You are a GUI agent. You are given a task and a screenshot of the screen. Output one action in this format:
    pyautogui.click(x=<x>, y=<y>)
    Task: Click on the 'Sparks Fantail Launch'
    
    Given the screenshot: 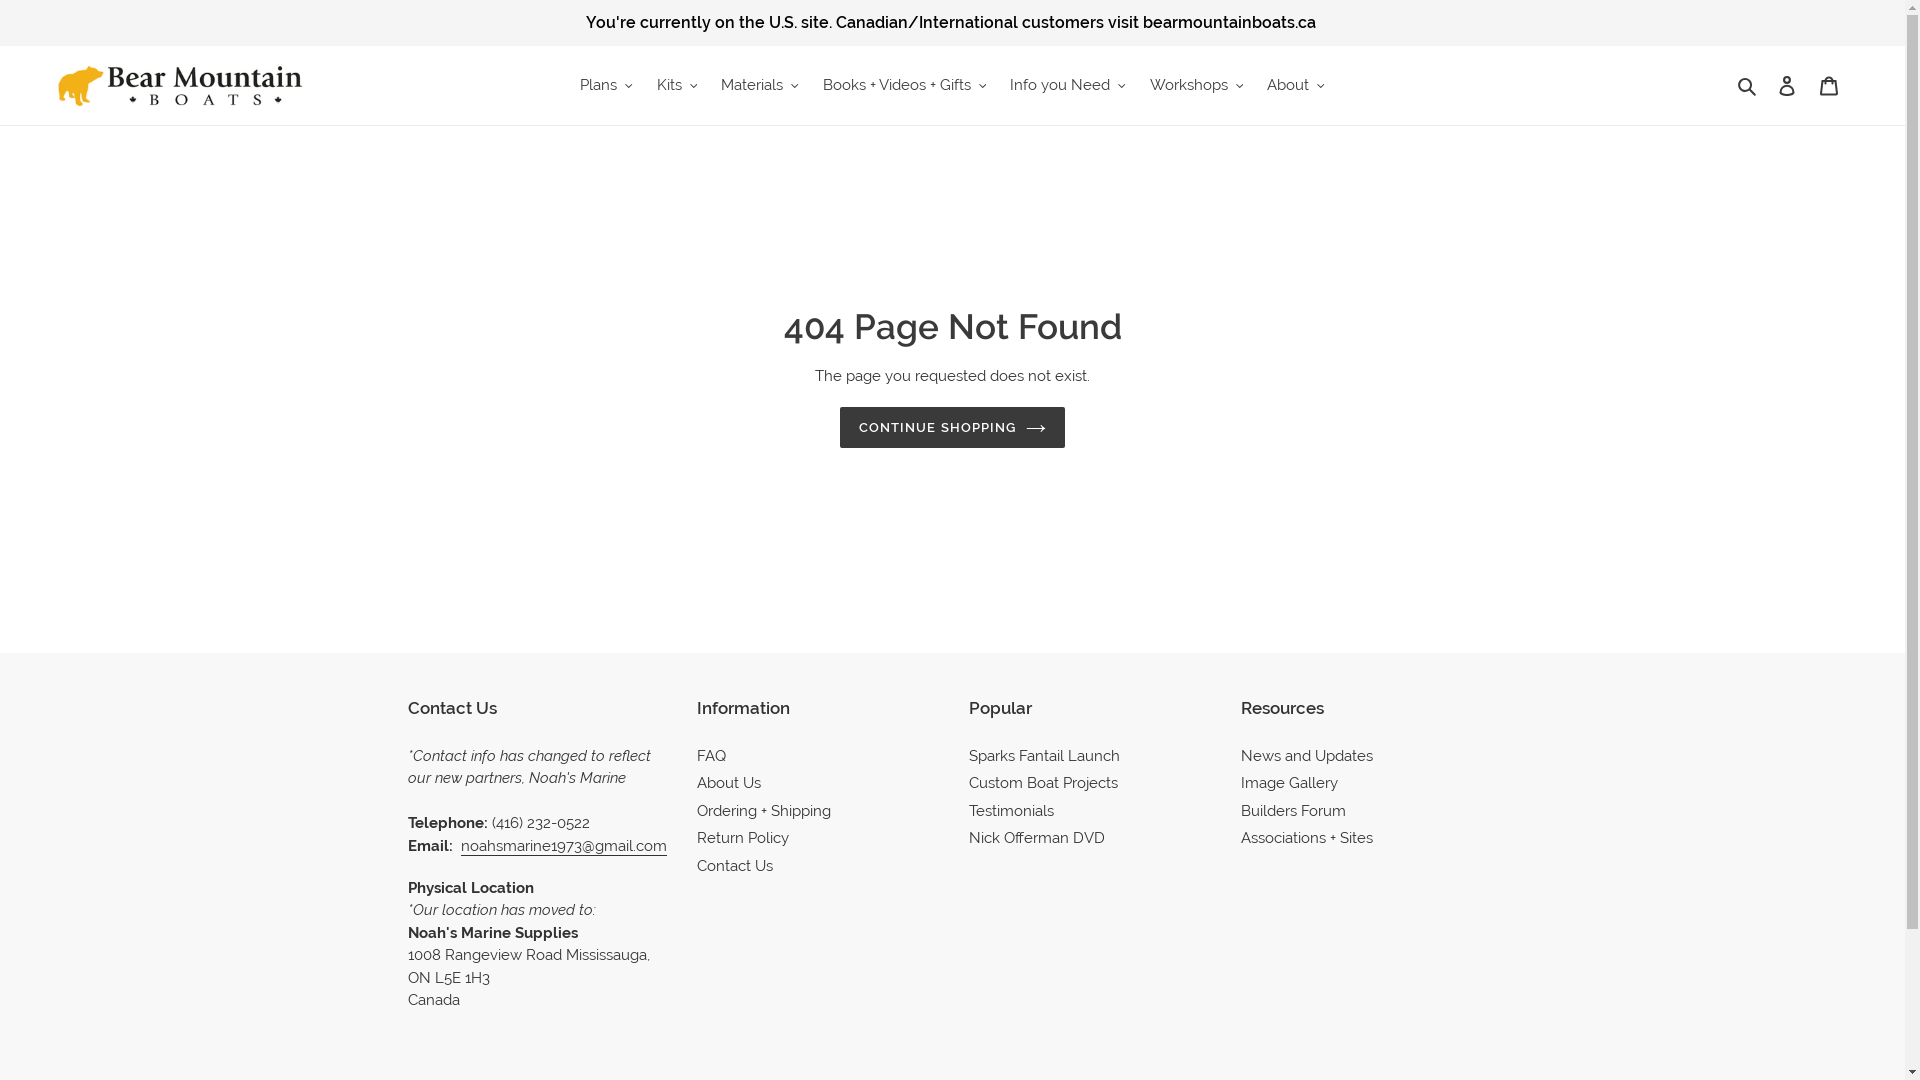 What is the action you would take?
    pyautogui.click(x=1043, y=756)
    